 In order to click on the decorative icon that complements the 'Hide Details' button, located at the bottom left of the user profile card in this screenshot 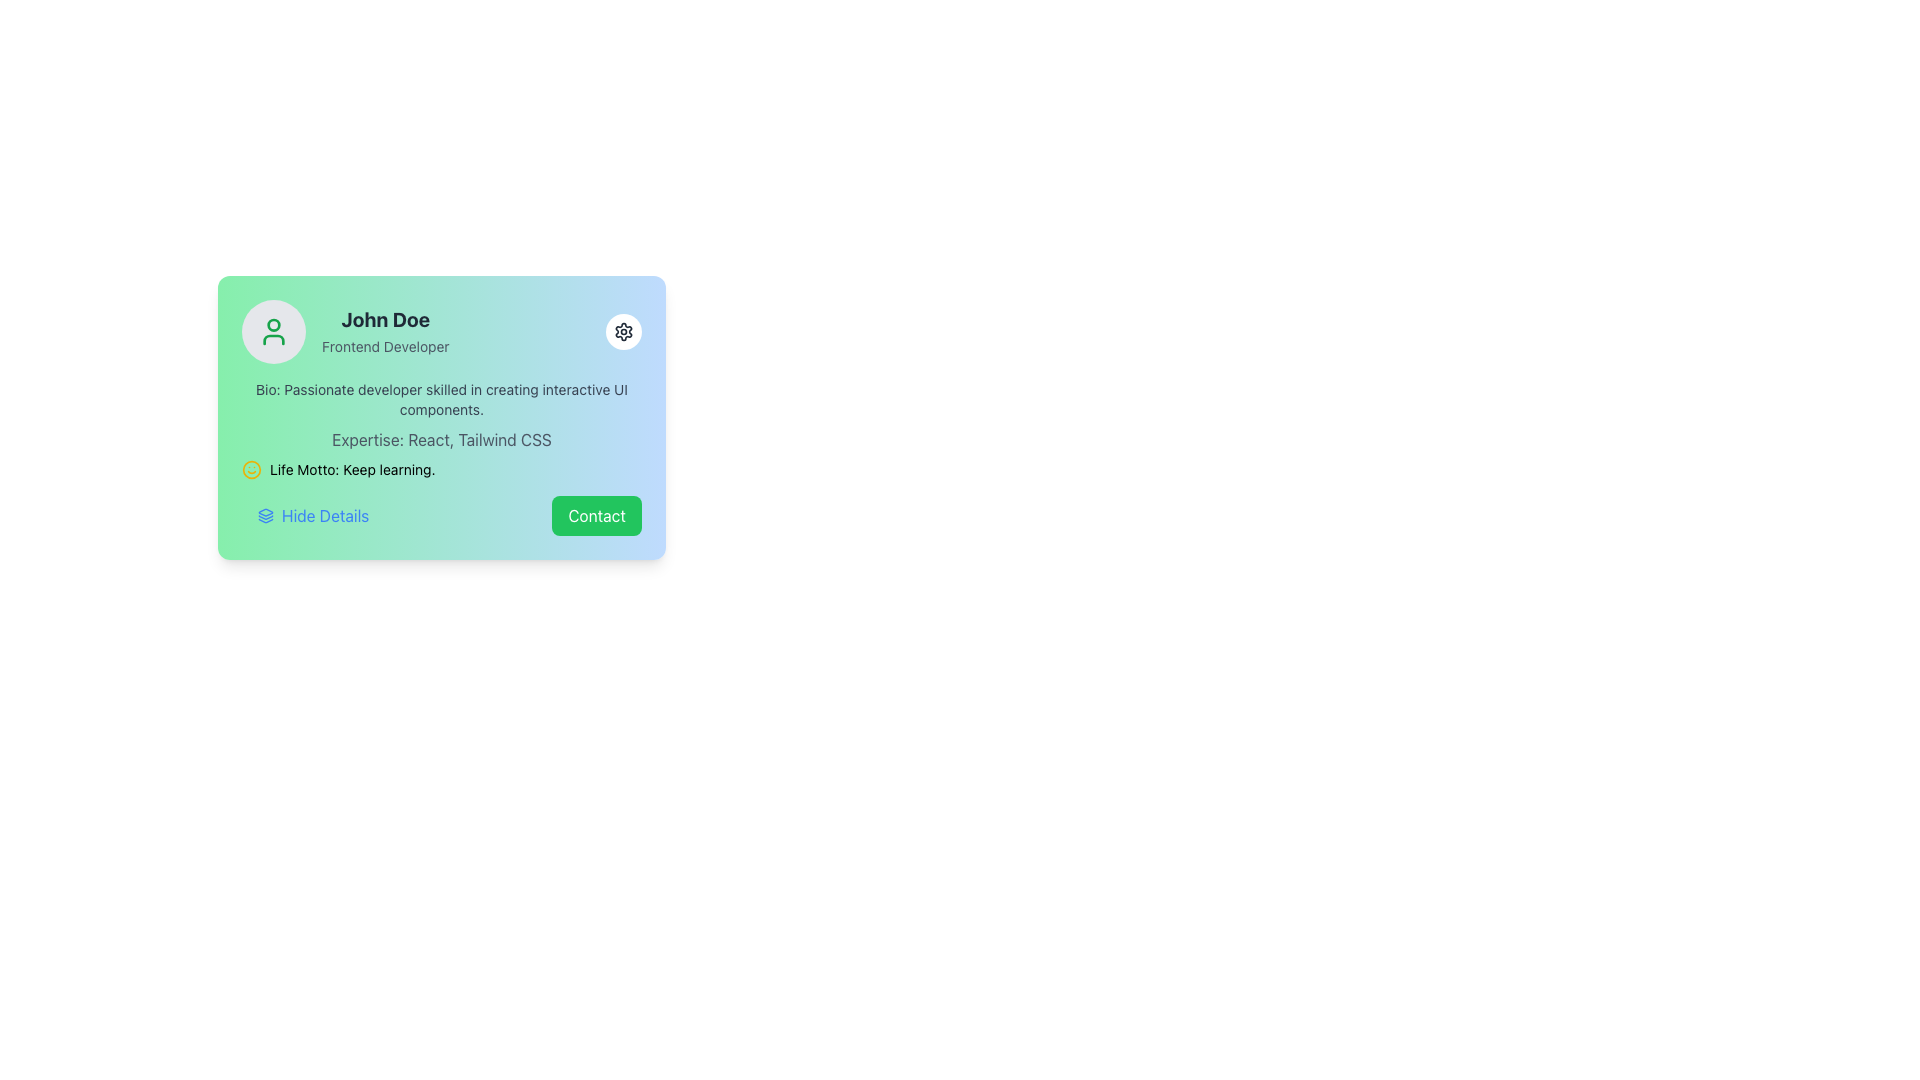, I will do `click(264, 515)`.